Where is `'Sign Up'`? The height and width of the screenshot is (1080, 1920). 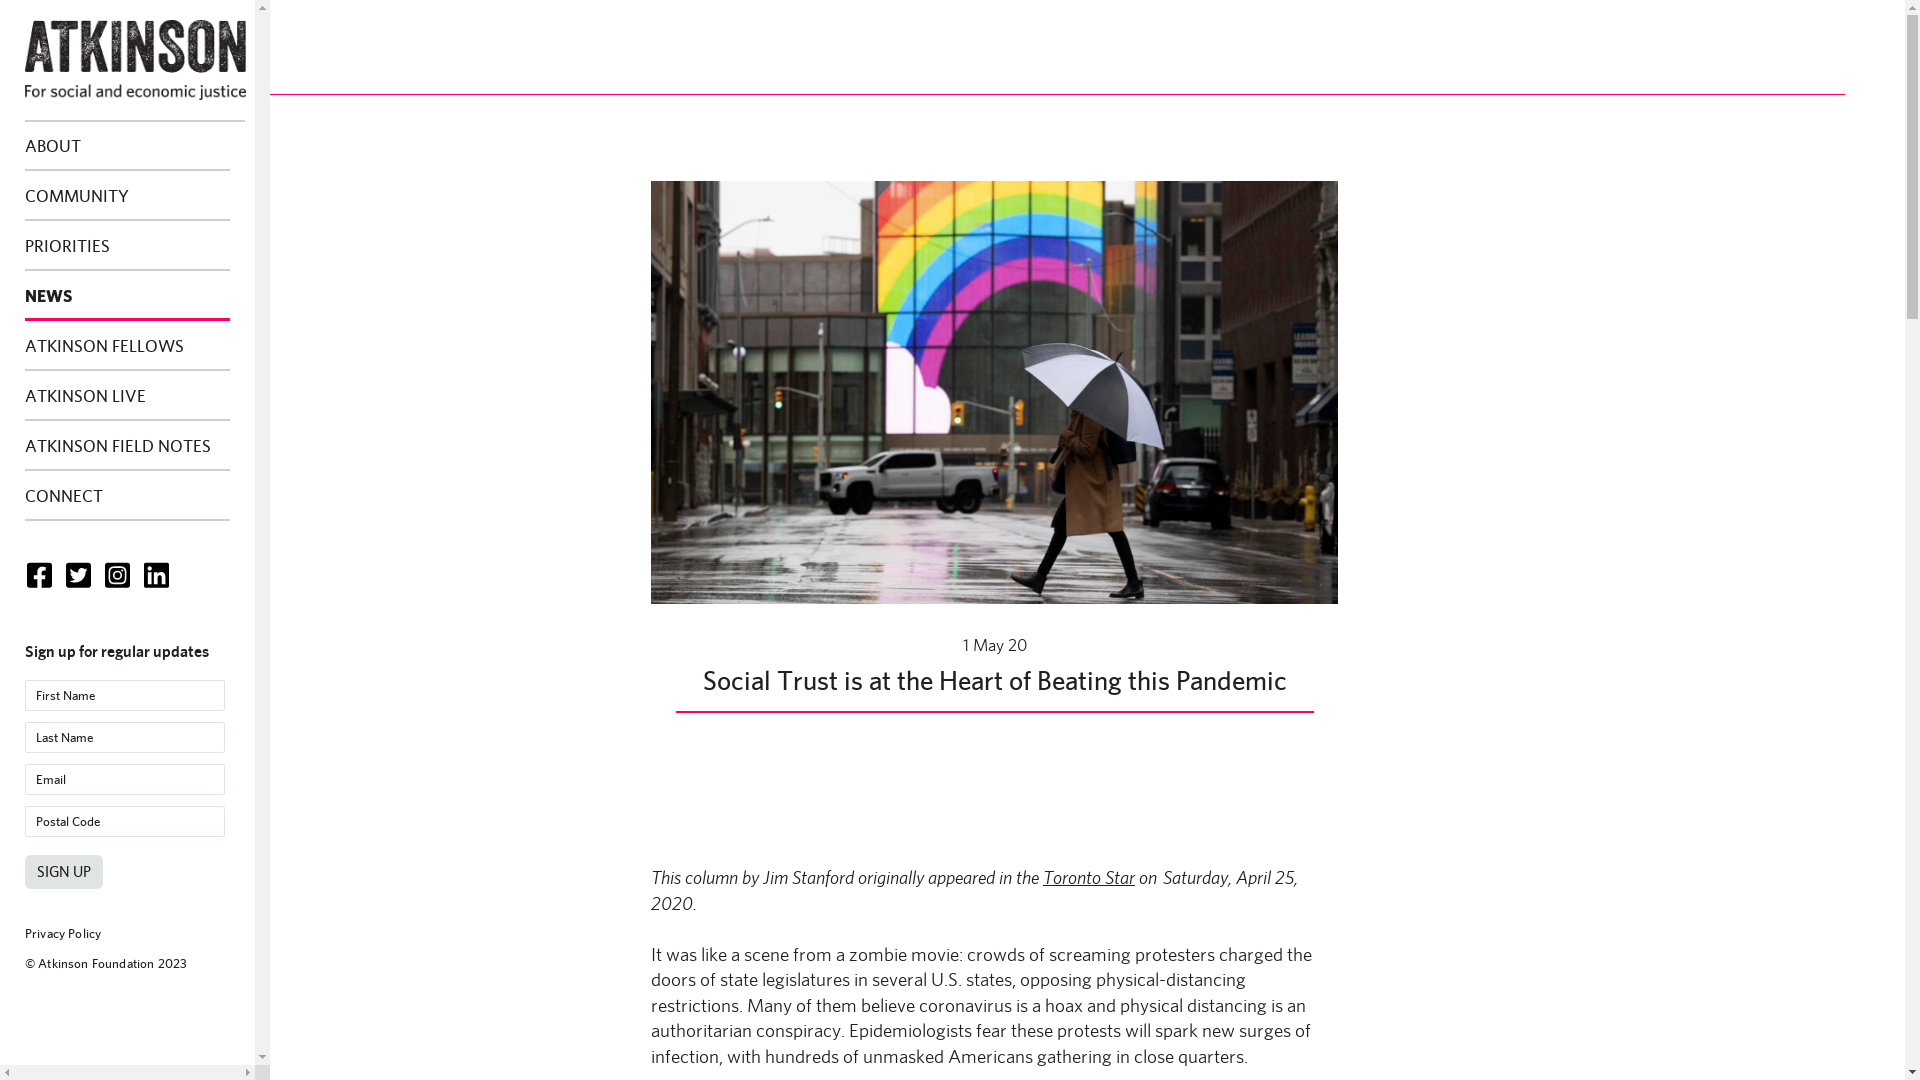
'Sign Up' is located at coordinates (63, 870).